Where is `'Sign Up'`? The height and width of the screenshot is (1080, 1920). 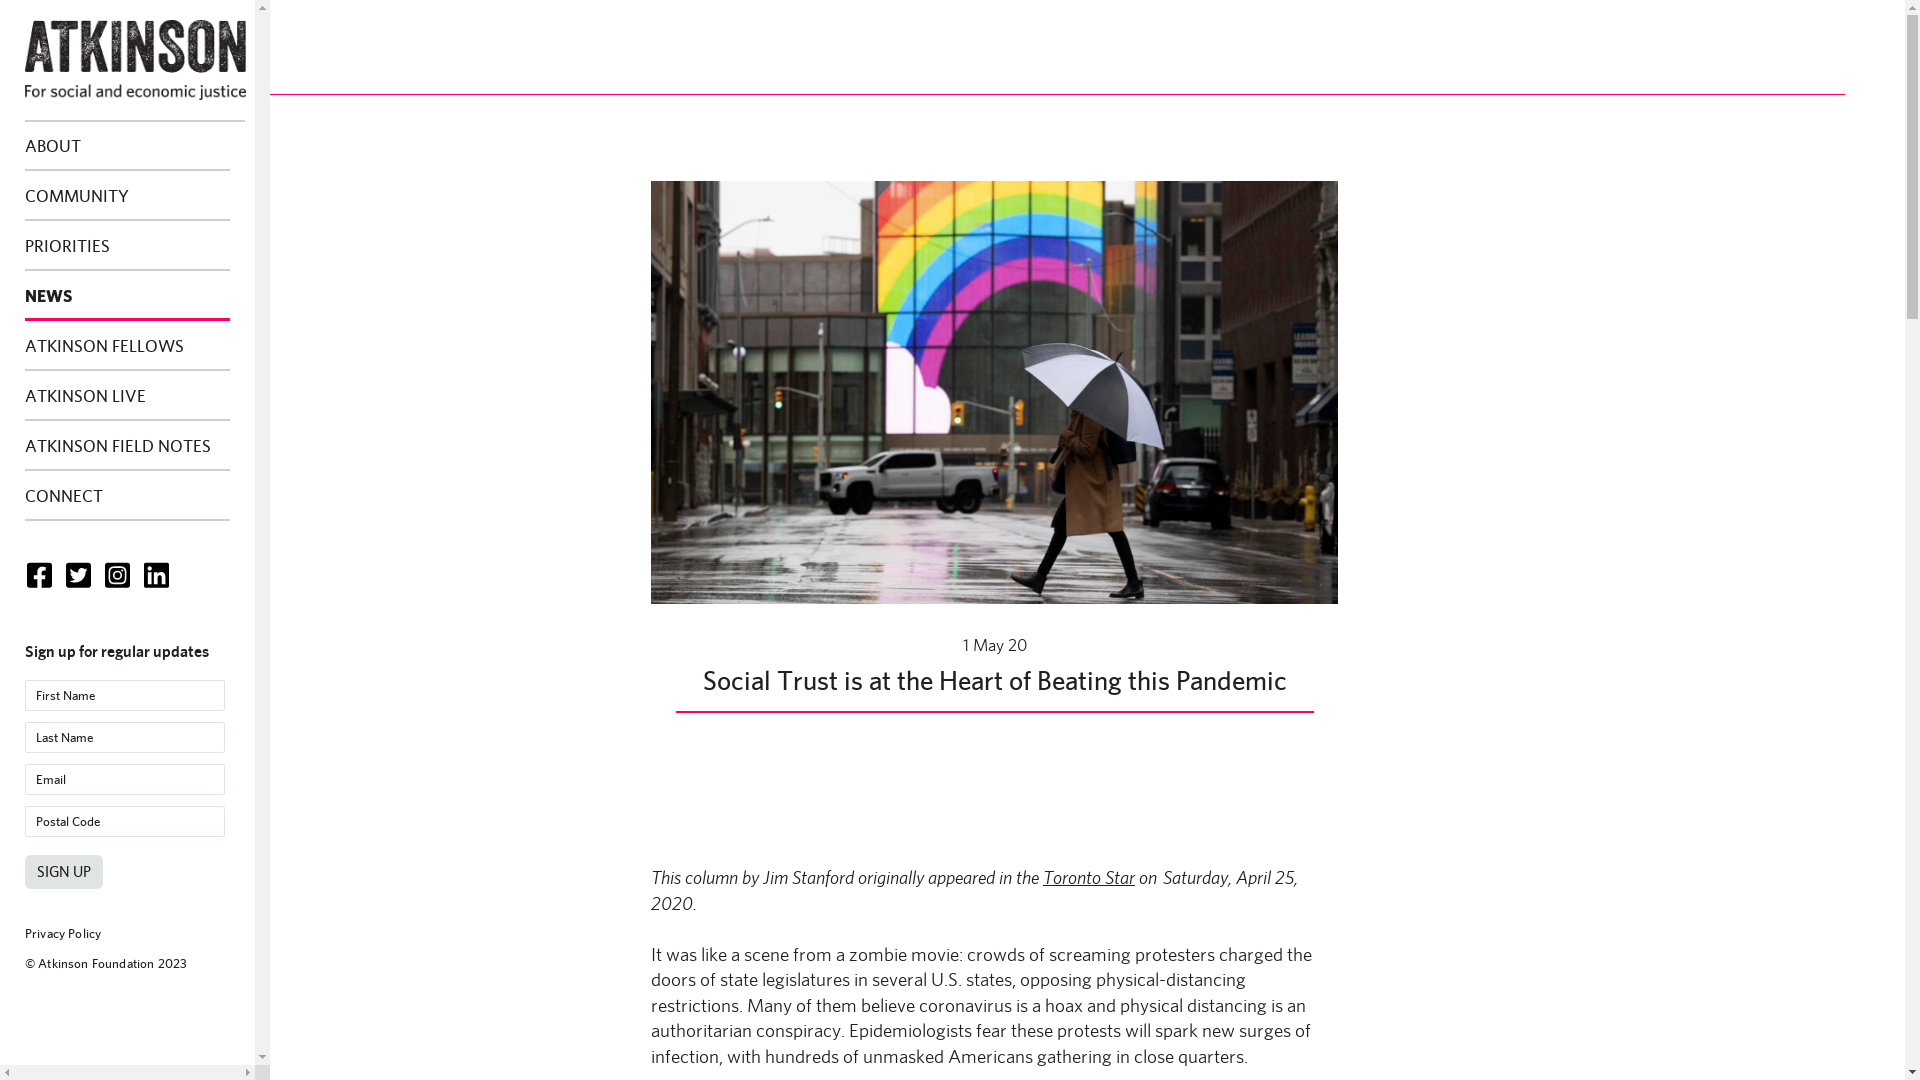
'Sign Up' is located at coordinates (63, 870).